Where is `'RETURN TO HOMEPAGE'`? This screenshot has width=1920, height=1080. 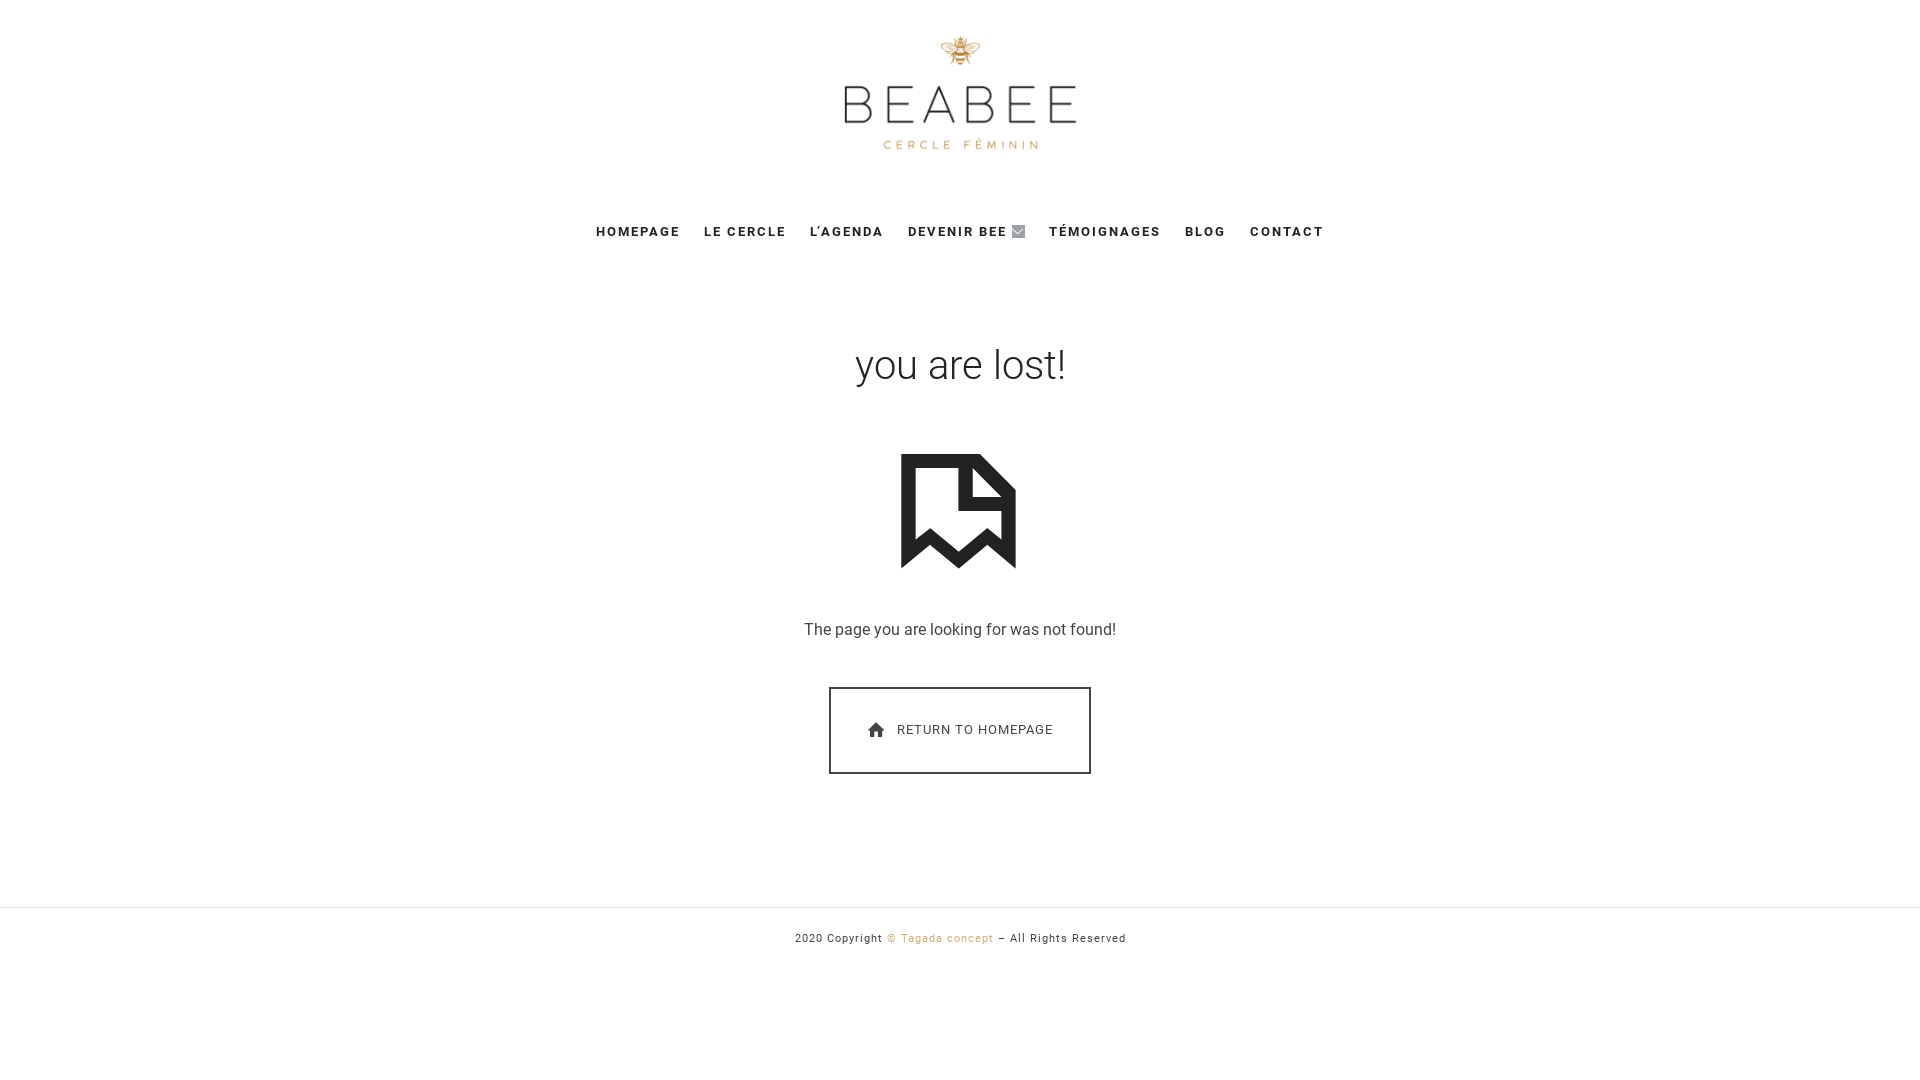
'RETURN TO HOMEPAGE' is located at coordinates (958, 730).